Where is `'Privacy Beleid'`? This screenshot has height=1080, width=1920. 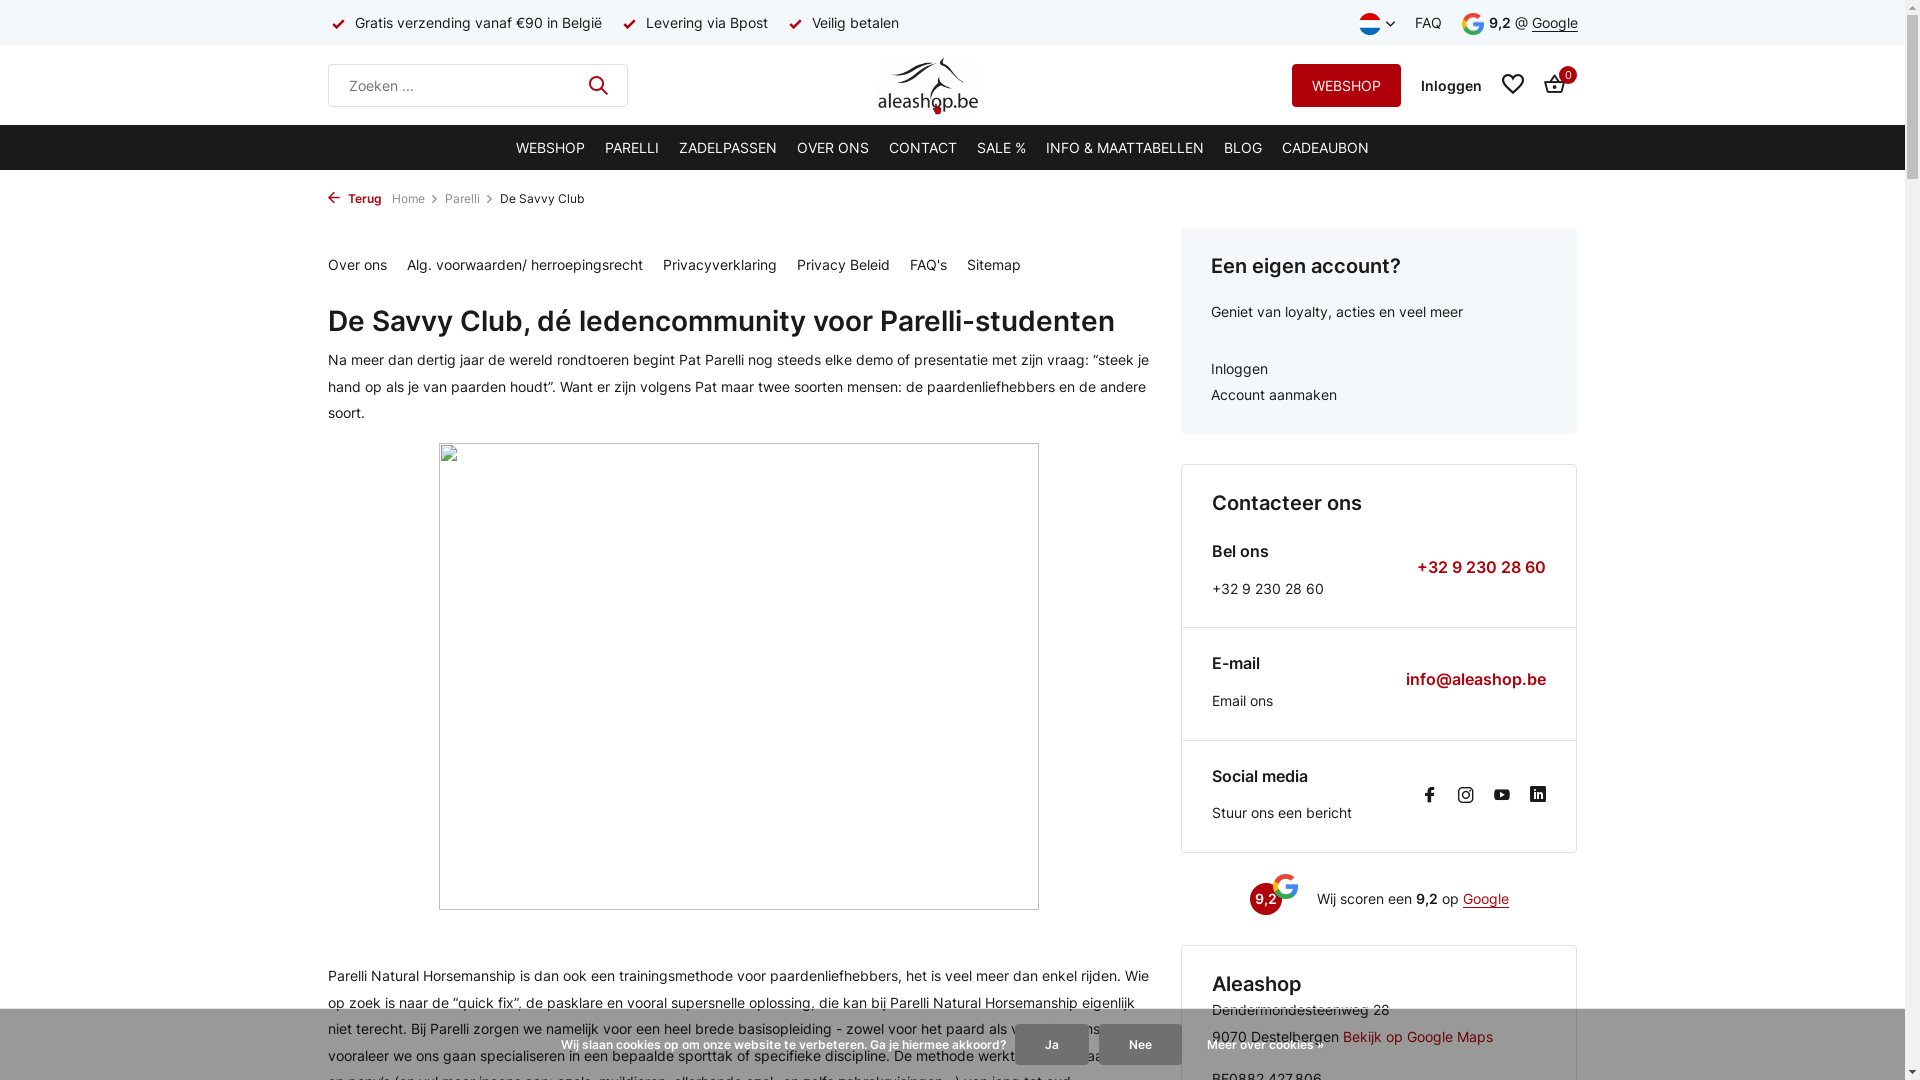 'Privacy Beleid' is located at coordinates (842, 263).